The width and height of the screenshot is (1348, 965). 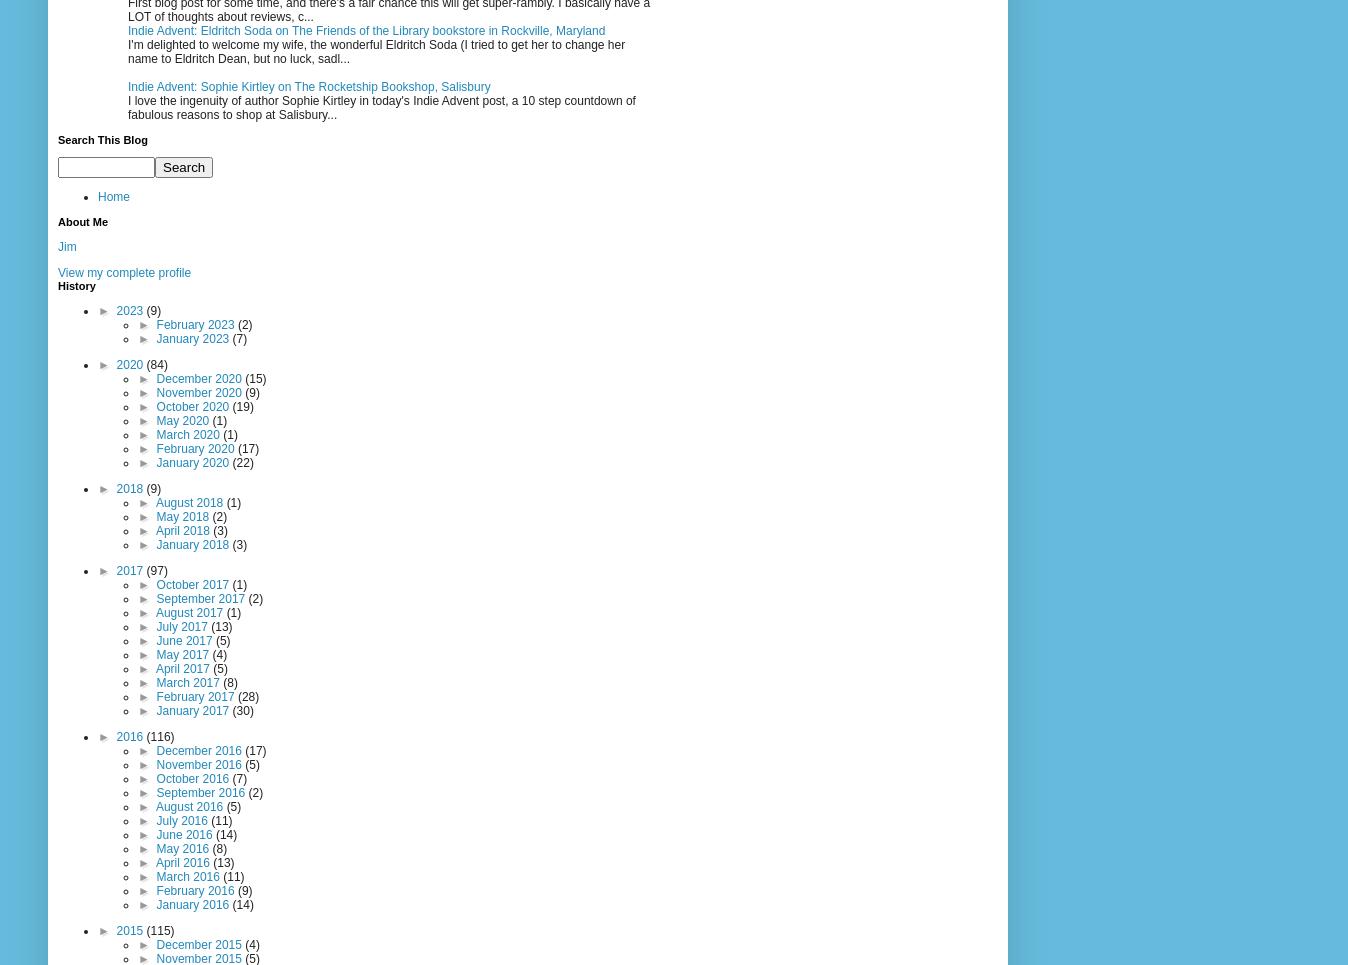 What do you see at coordinates (183, 625) in the screenshot?
I see `'July 2017'` at bounding box center [183, 625].